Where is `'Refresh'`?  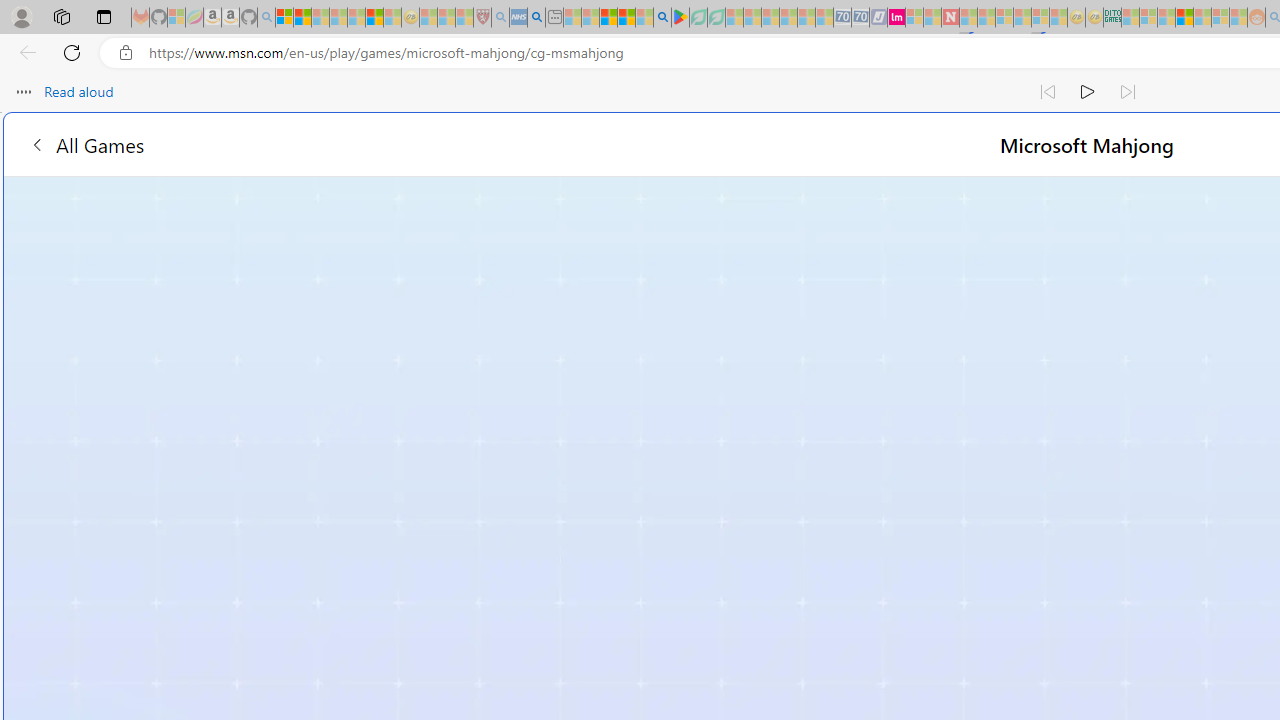 'Refresh' is located at coordinates (72, 51).